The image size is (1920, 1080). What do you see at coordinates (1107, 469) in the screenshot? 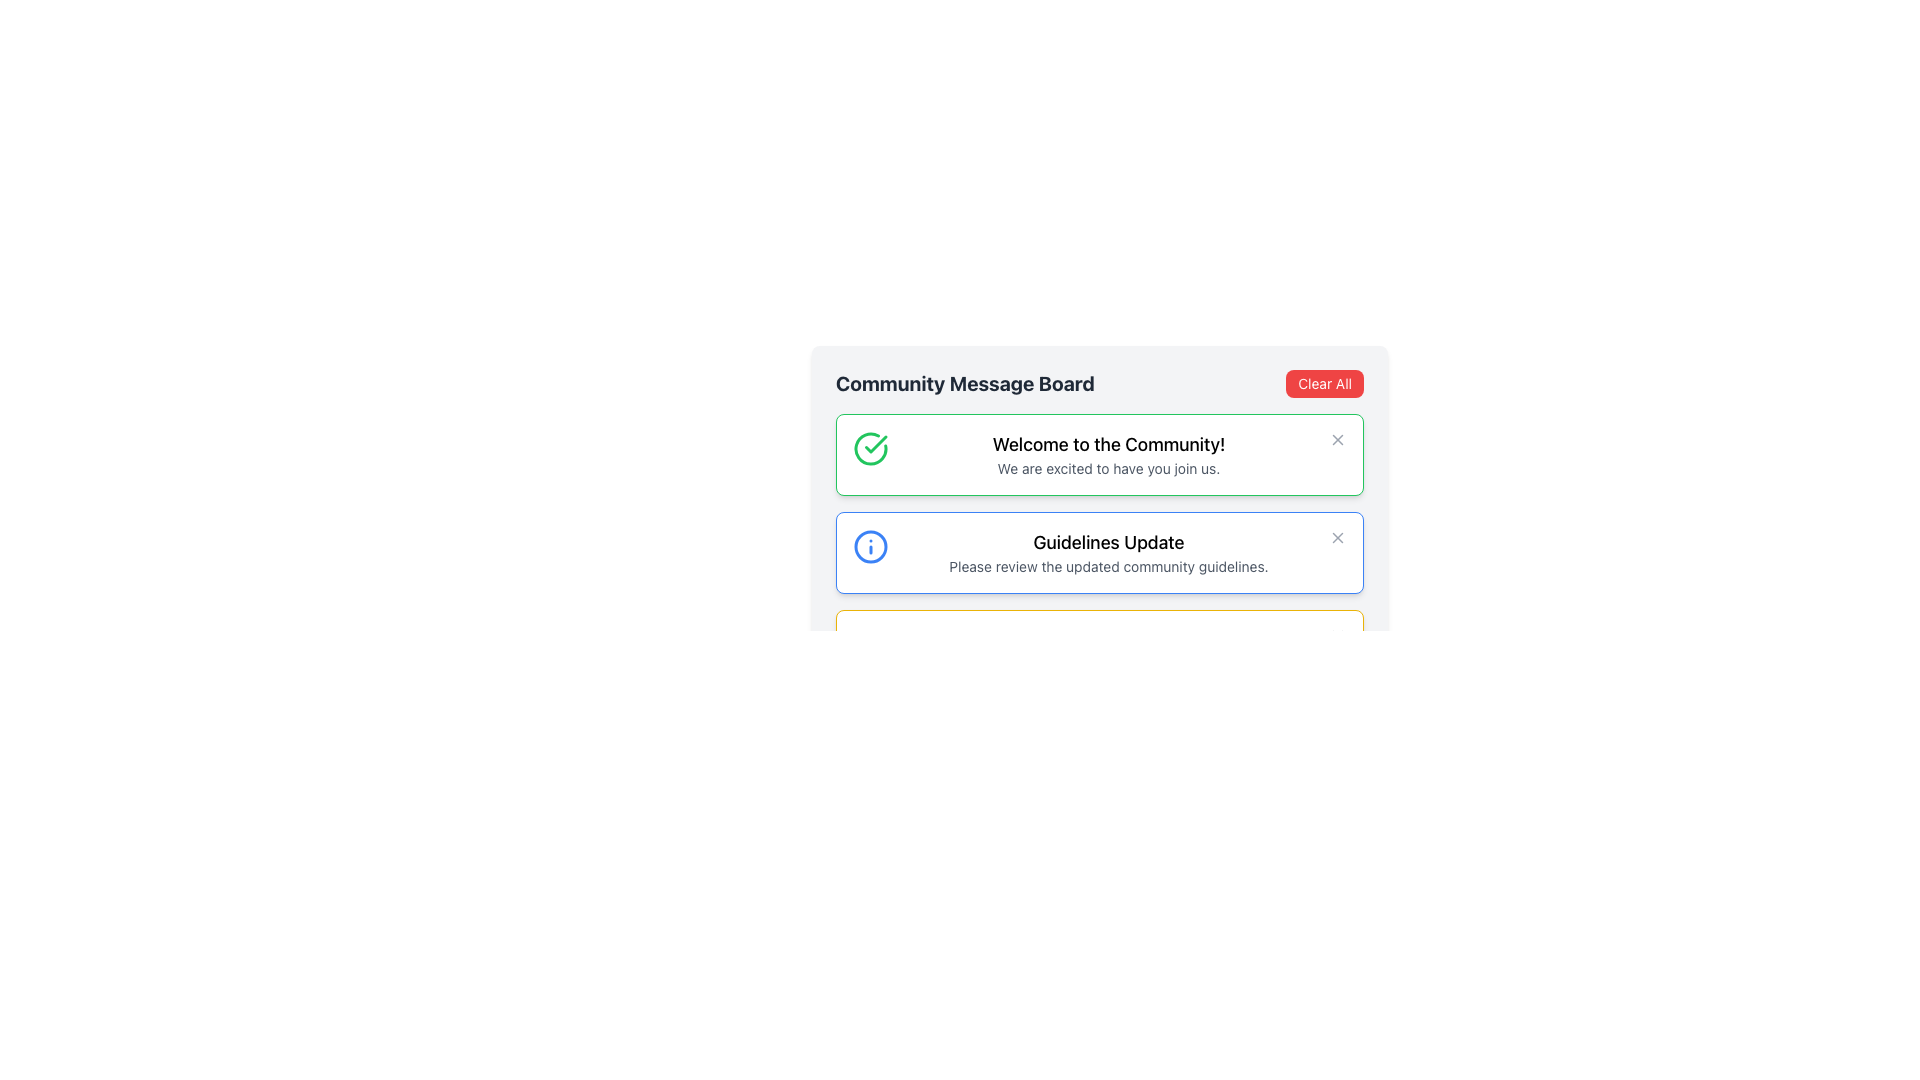
I see `the static text element providing a welcoming message located below the heading 'Welcome to the Community!' within a notification card` at bounding box center [1107, 469].